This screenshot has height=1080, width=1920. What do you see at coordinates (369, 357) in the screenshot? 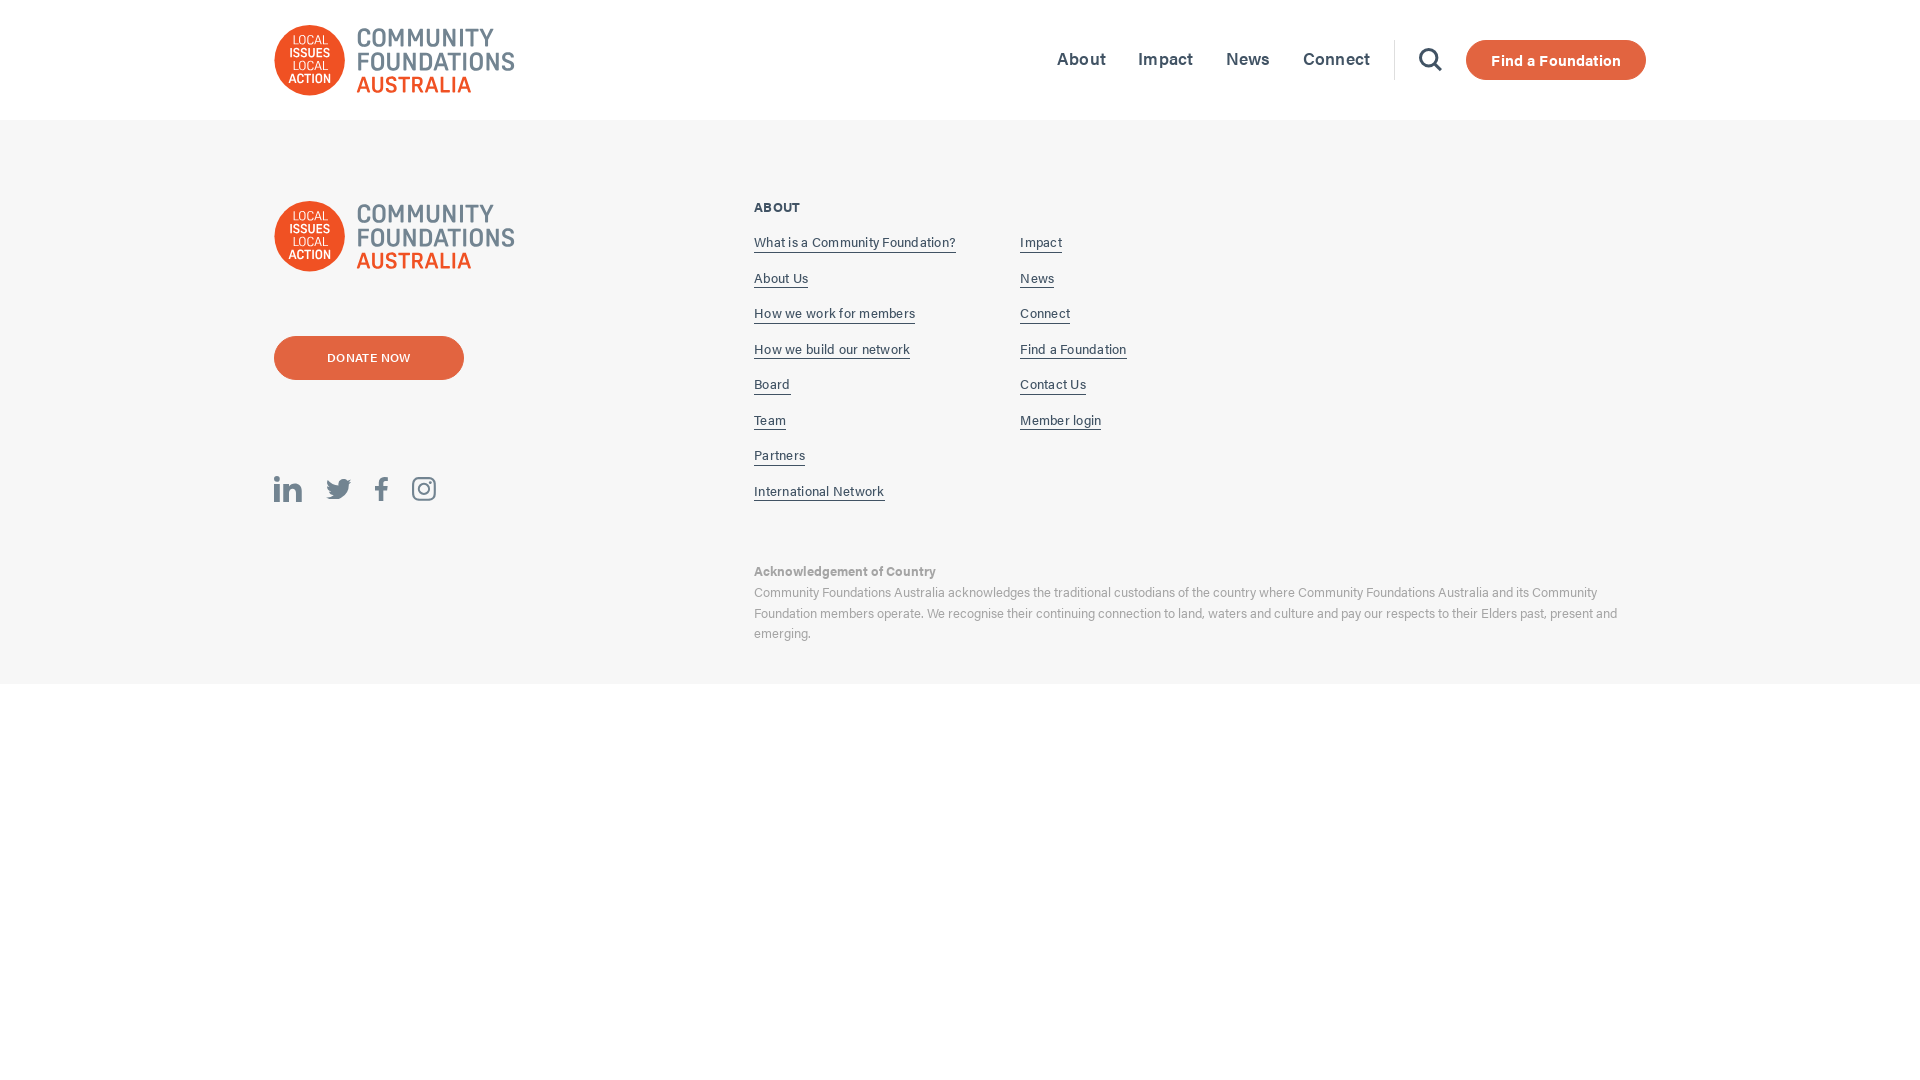
I see `'DONATE NOW'` at bounding box center [369, 357].